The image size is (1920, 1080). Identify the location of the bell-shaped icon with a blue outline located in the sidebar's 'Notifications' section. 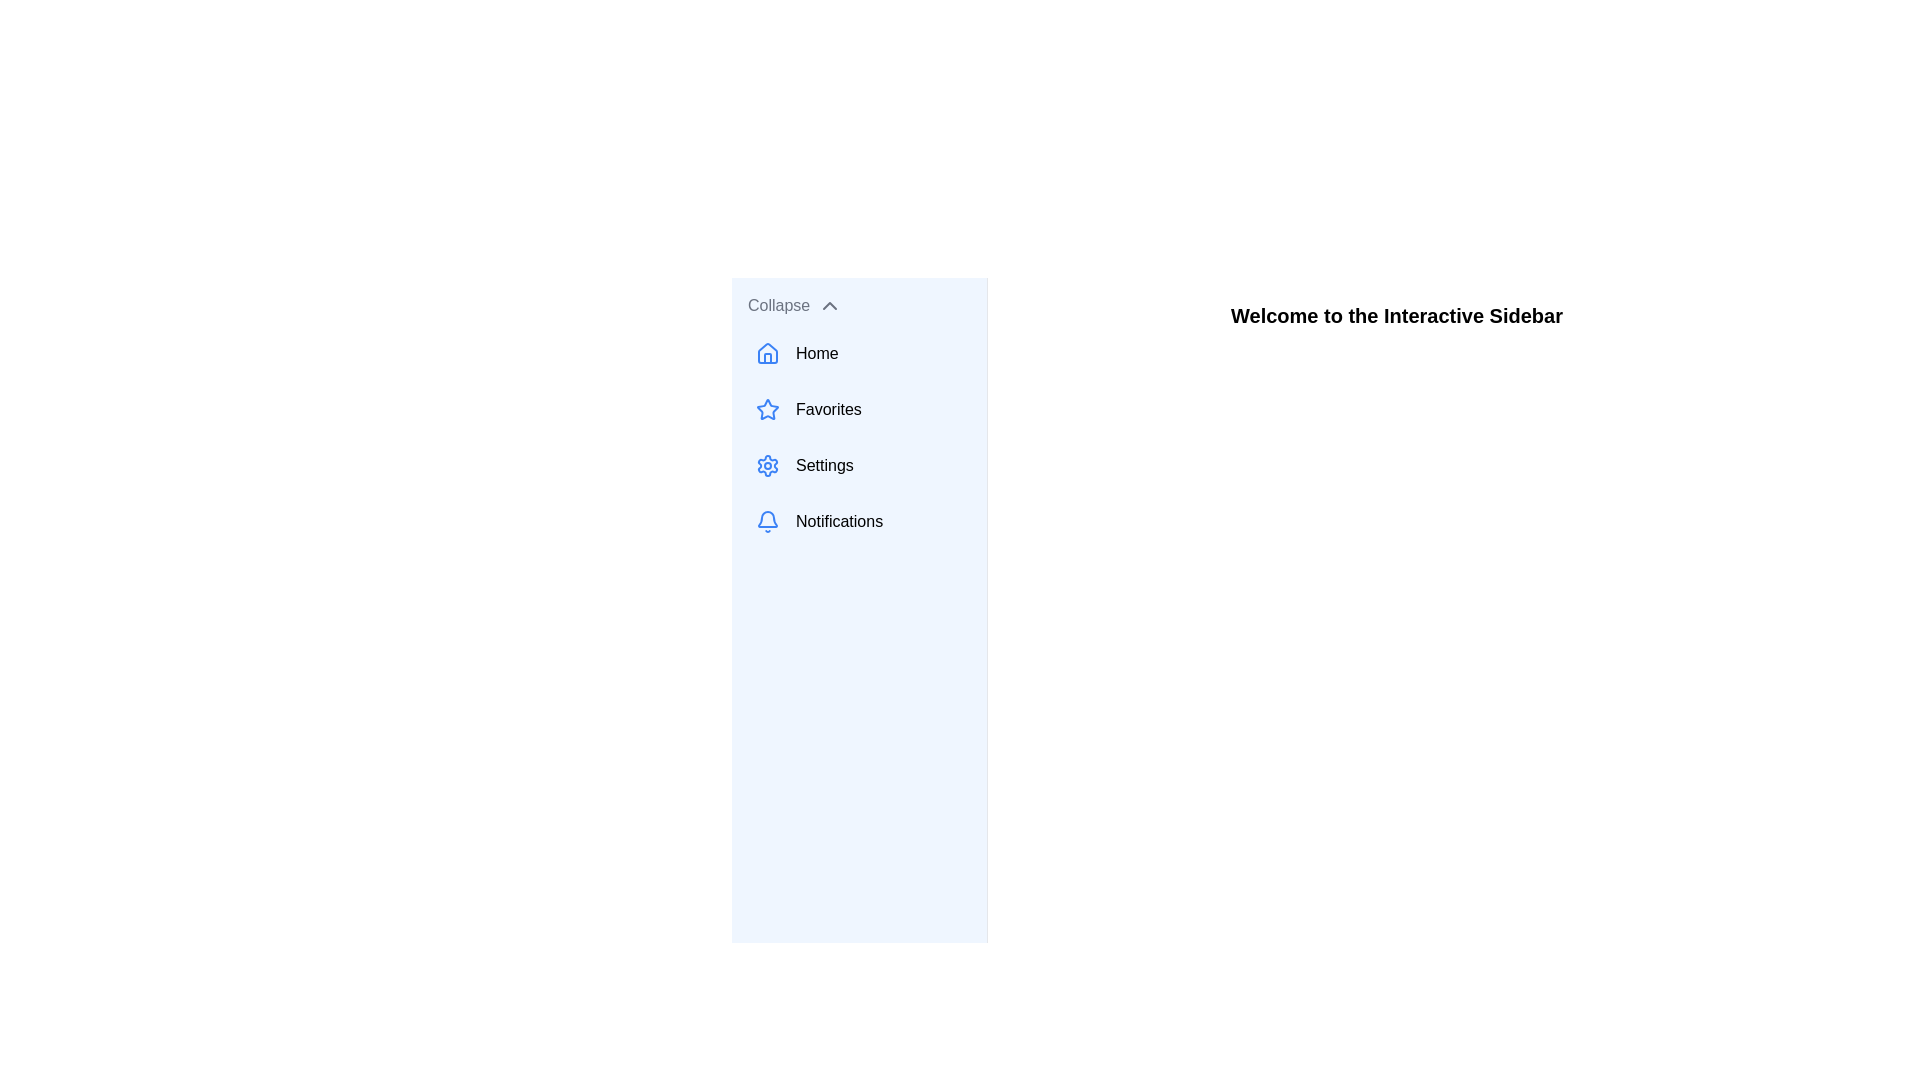
(767, 520).